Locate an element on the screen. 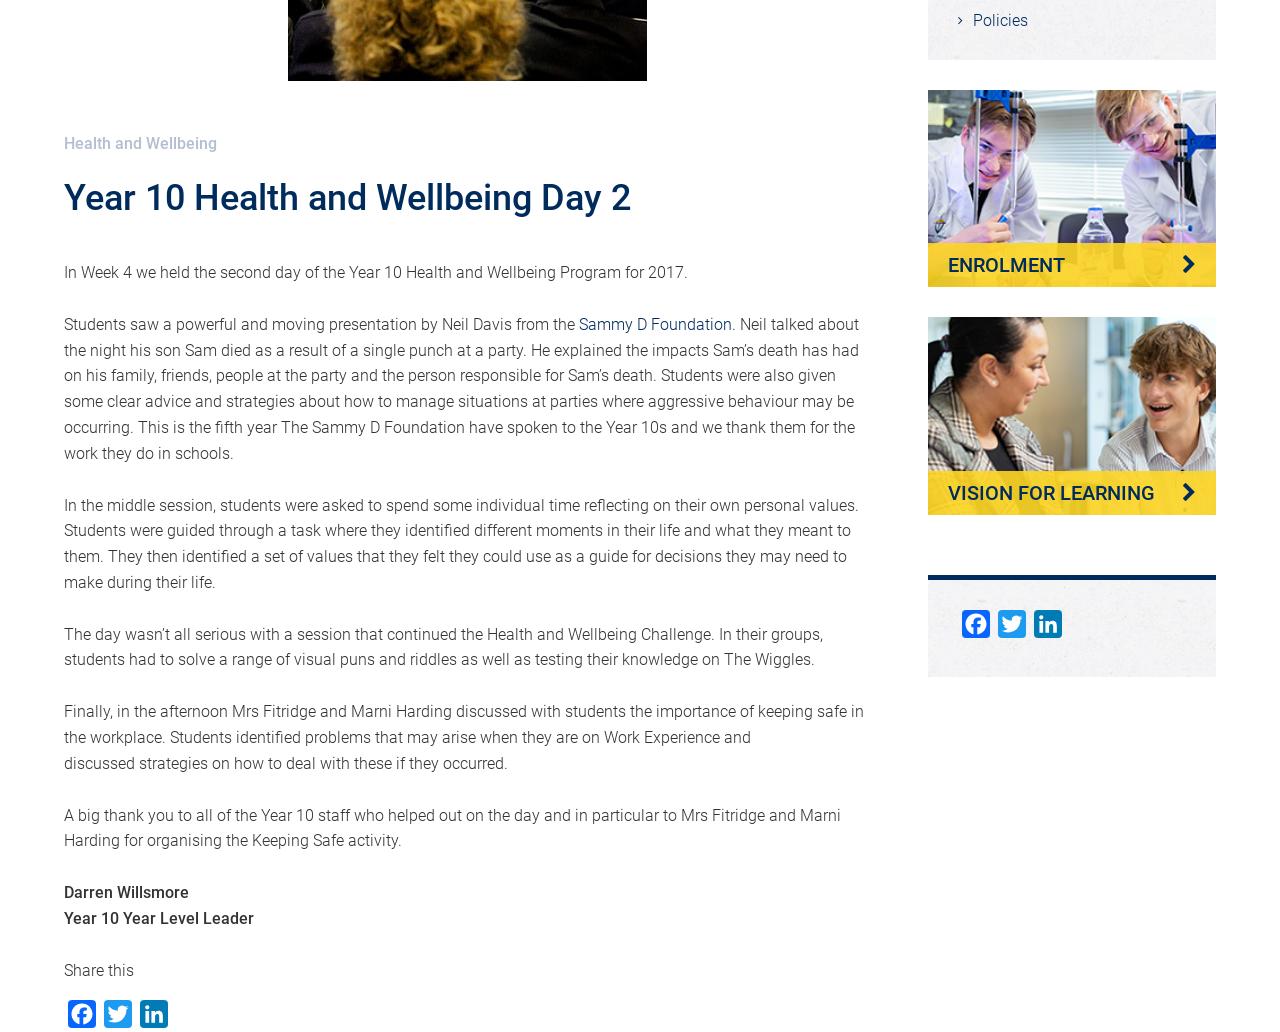 Image resolution: width=1280 pixels, height=1032 pixels. 'Year 10 Health and Wellbeing Day 2' is located at coordinates (347, 196).